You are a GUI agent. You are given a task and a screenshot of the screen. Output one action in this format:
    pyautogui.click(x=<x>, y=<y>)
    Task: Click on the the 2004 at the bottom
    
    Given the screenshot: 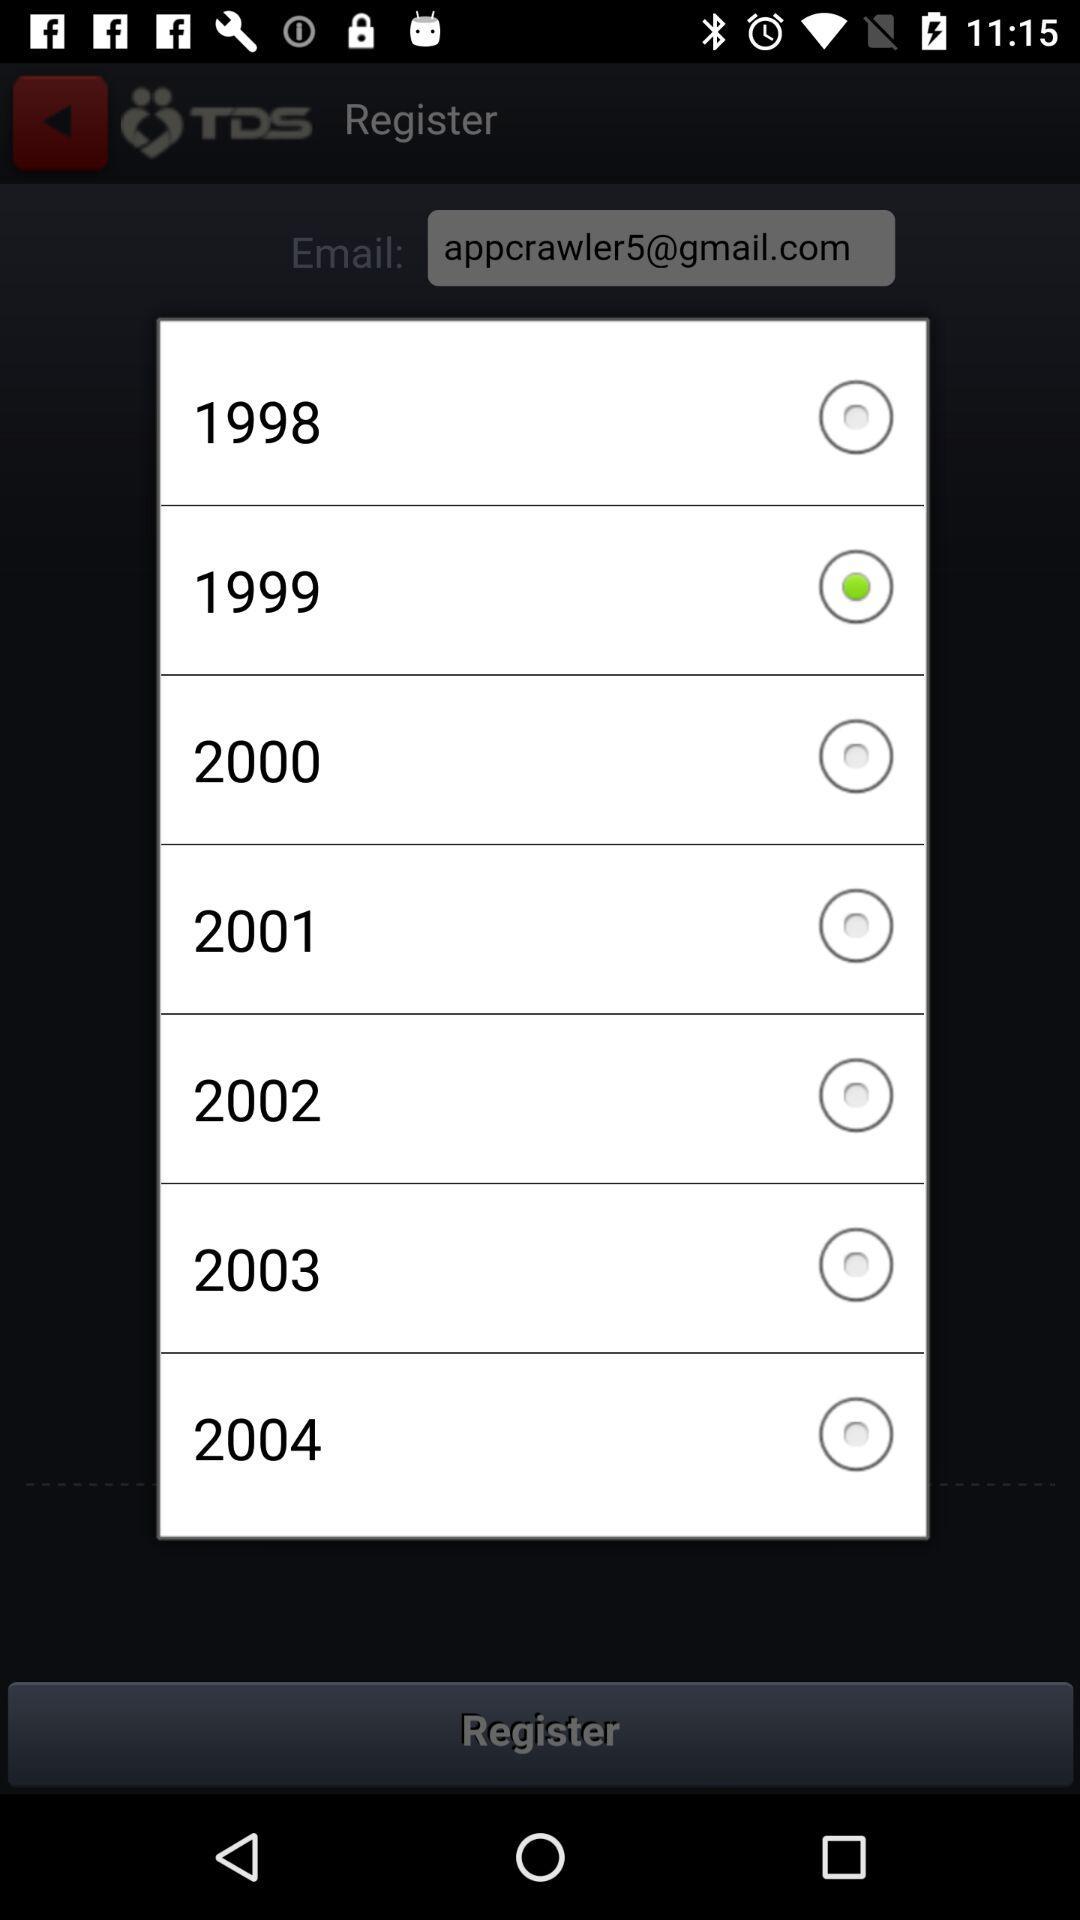 What is the action you would take?
    pyautogui.click(x=542, y=1436)
    